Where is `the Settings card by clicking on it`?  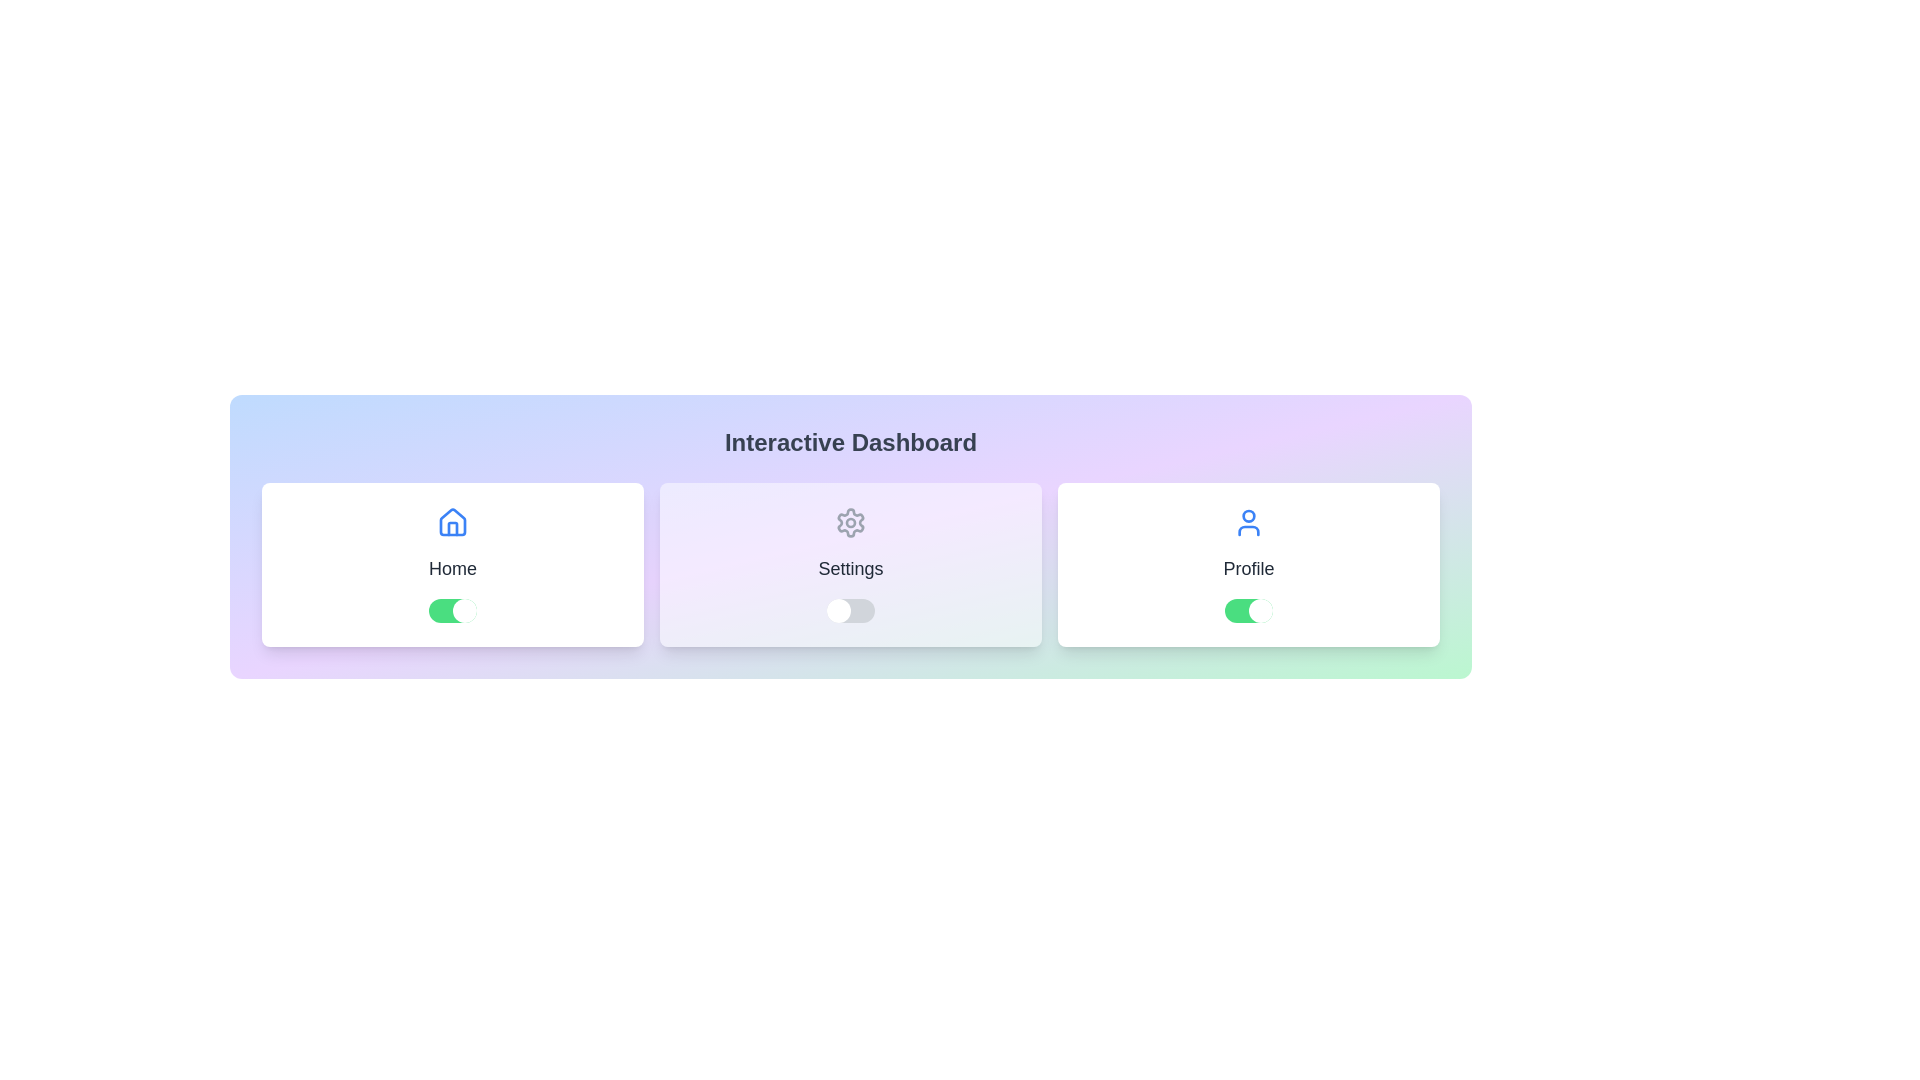
the Settings card by clicking on it is located at coordinates (850, 564).